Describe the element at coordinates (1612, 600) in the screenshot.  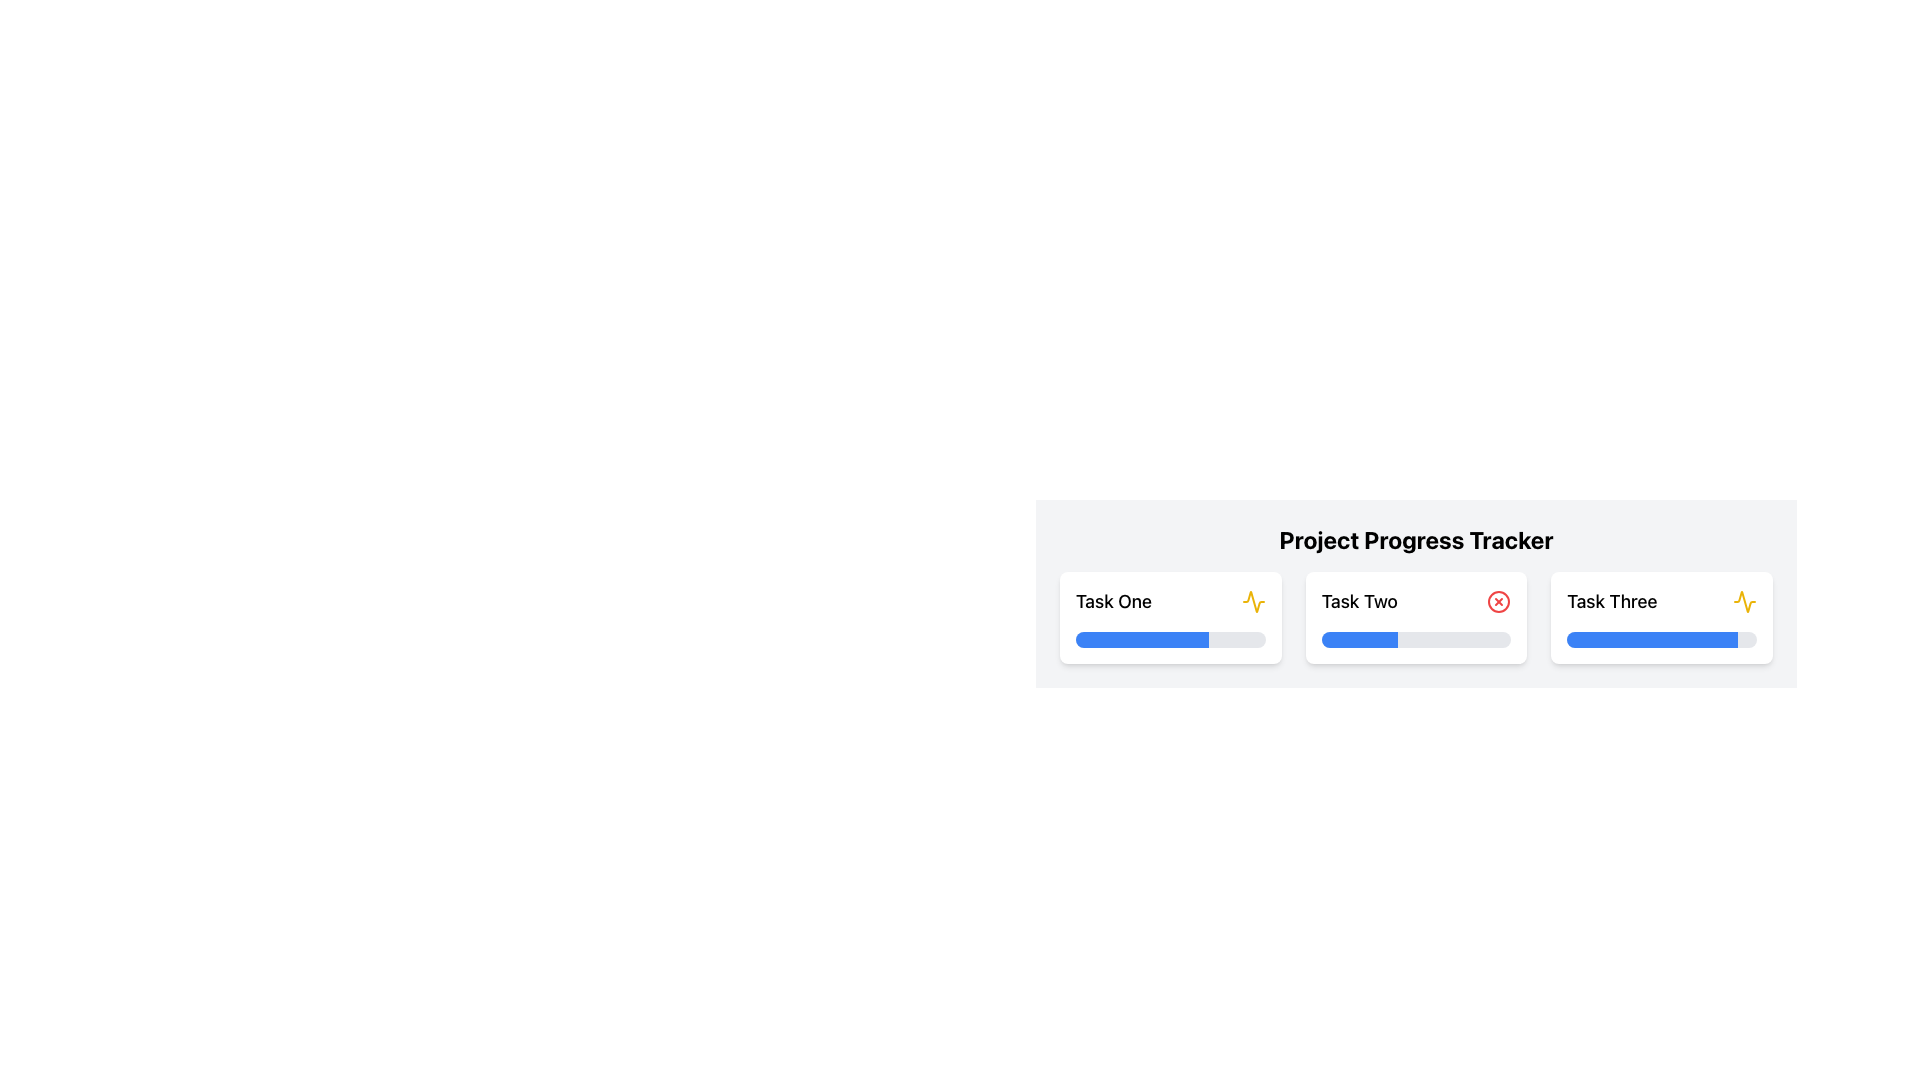
I see `the text label displaying 'Task Three', which is positioned in the rightmost card of the 'Project Progress Tracker' component` at that location.